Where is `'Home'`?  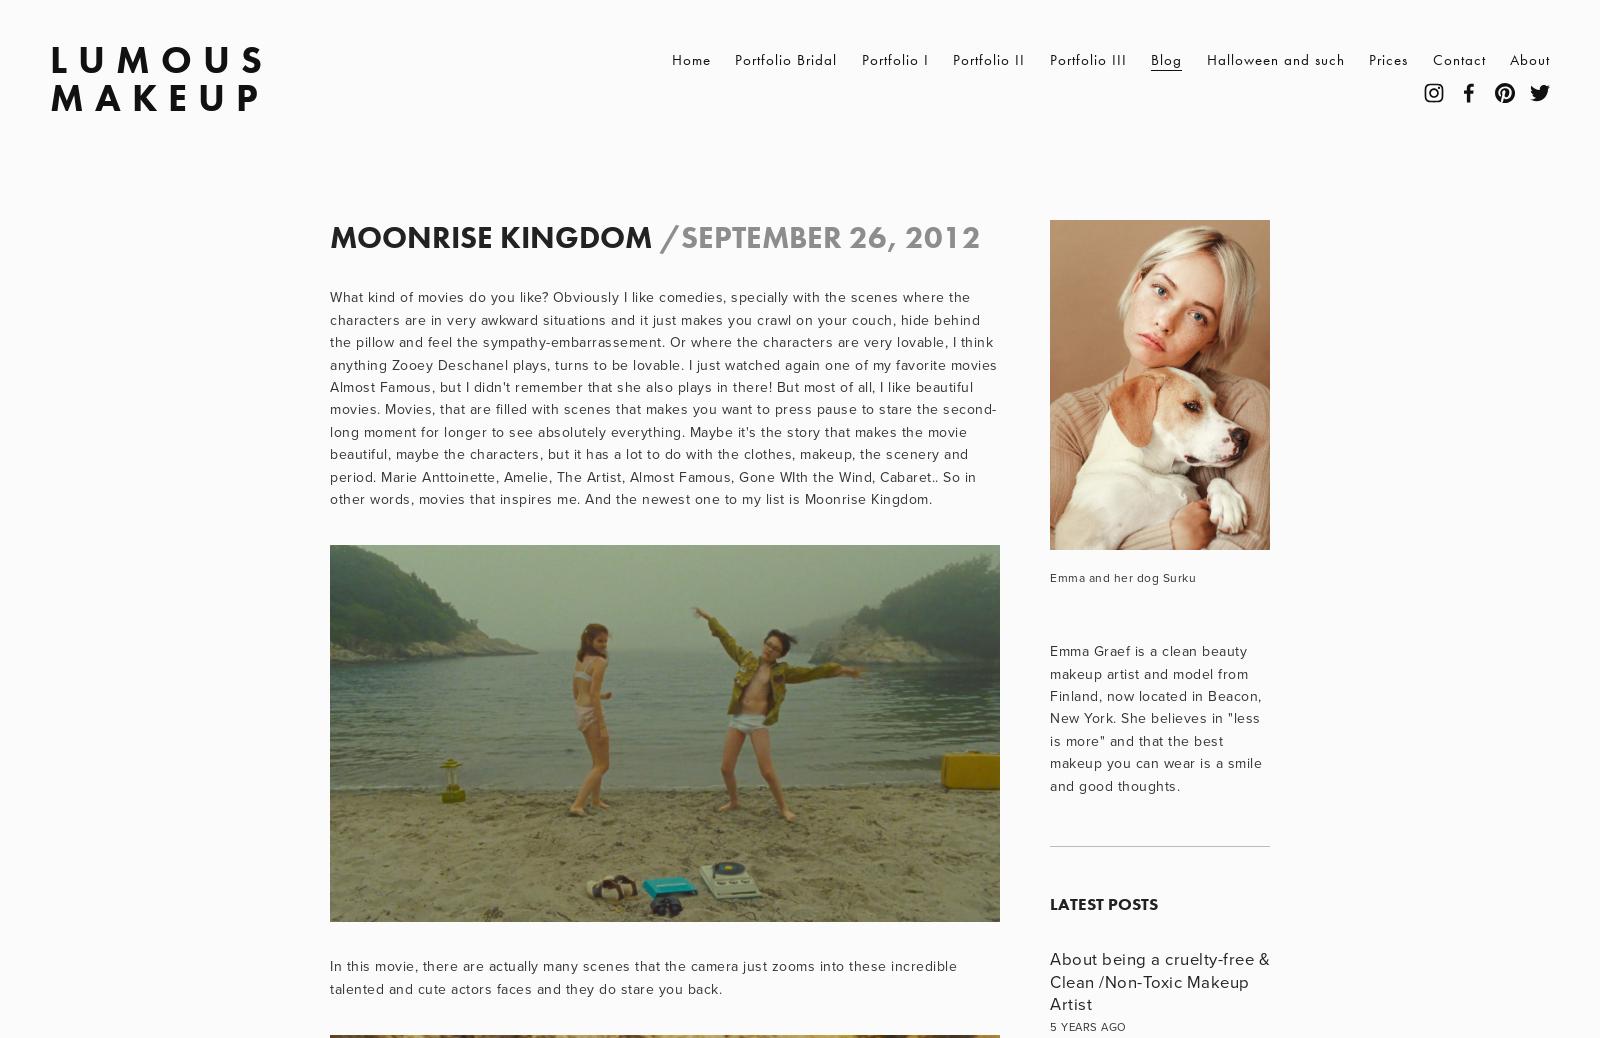
'Home' is located at coordinates (671, 58).